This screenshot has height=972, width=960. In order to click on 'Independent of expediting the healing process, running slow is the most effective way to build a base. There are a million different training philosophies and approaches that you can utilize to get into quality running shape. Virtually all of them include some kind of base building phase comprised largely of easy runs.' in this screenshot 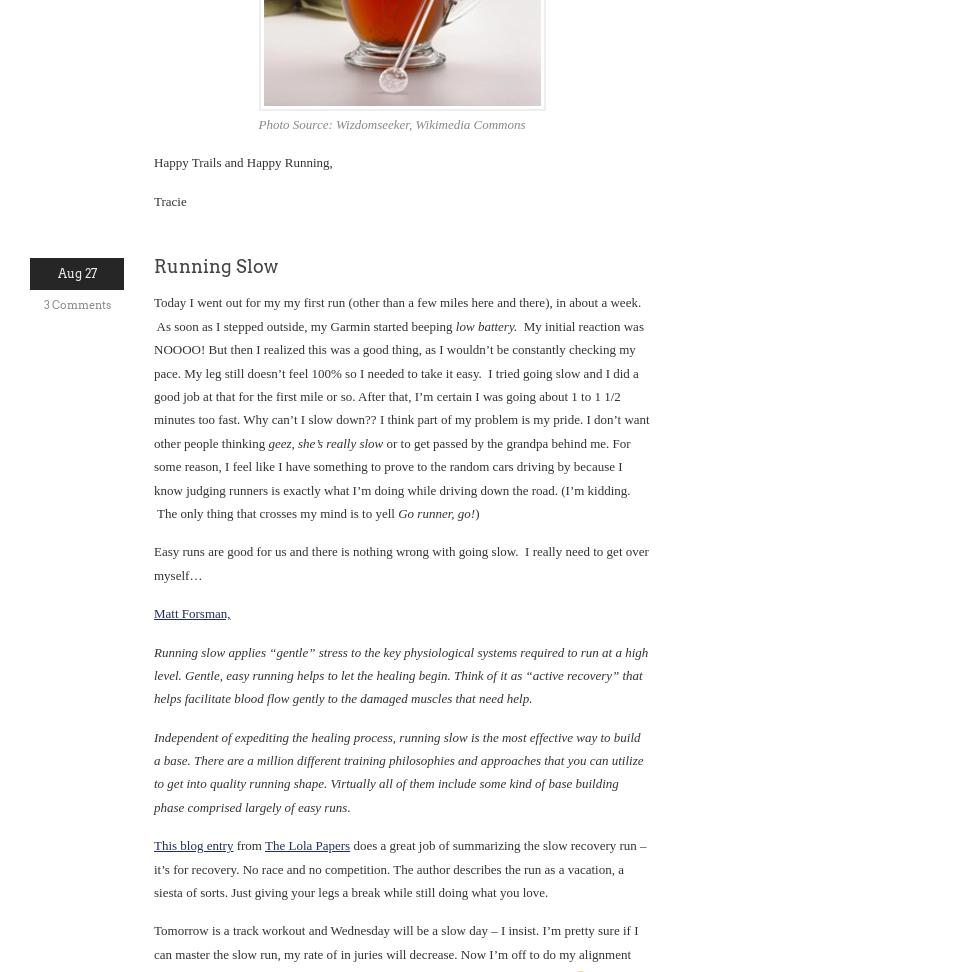, I will do `click(397, 771)`.